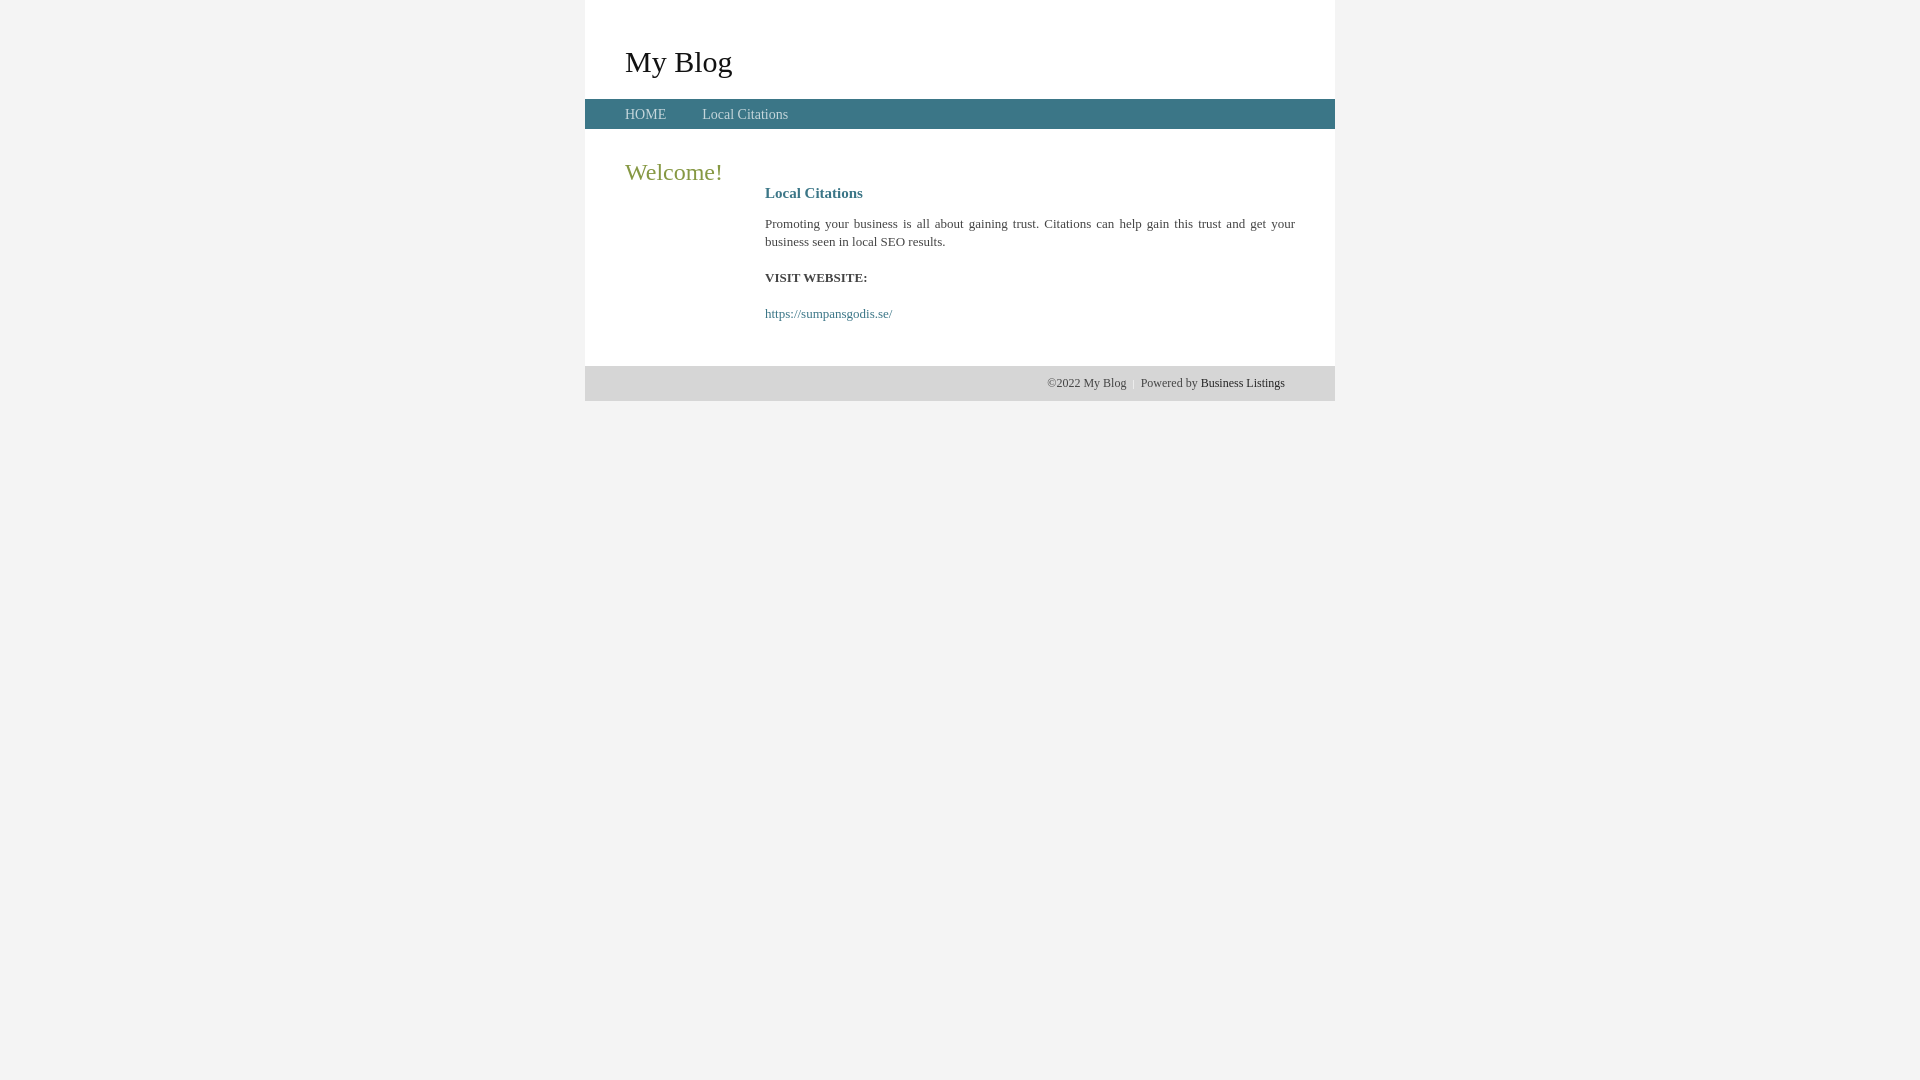 The image size is (1920, 1080). What do you see at coordinates (828, 313) in the screenshot?
I see `'https://sumpansgodis.se/'` at bounding box center [828, 313].